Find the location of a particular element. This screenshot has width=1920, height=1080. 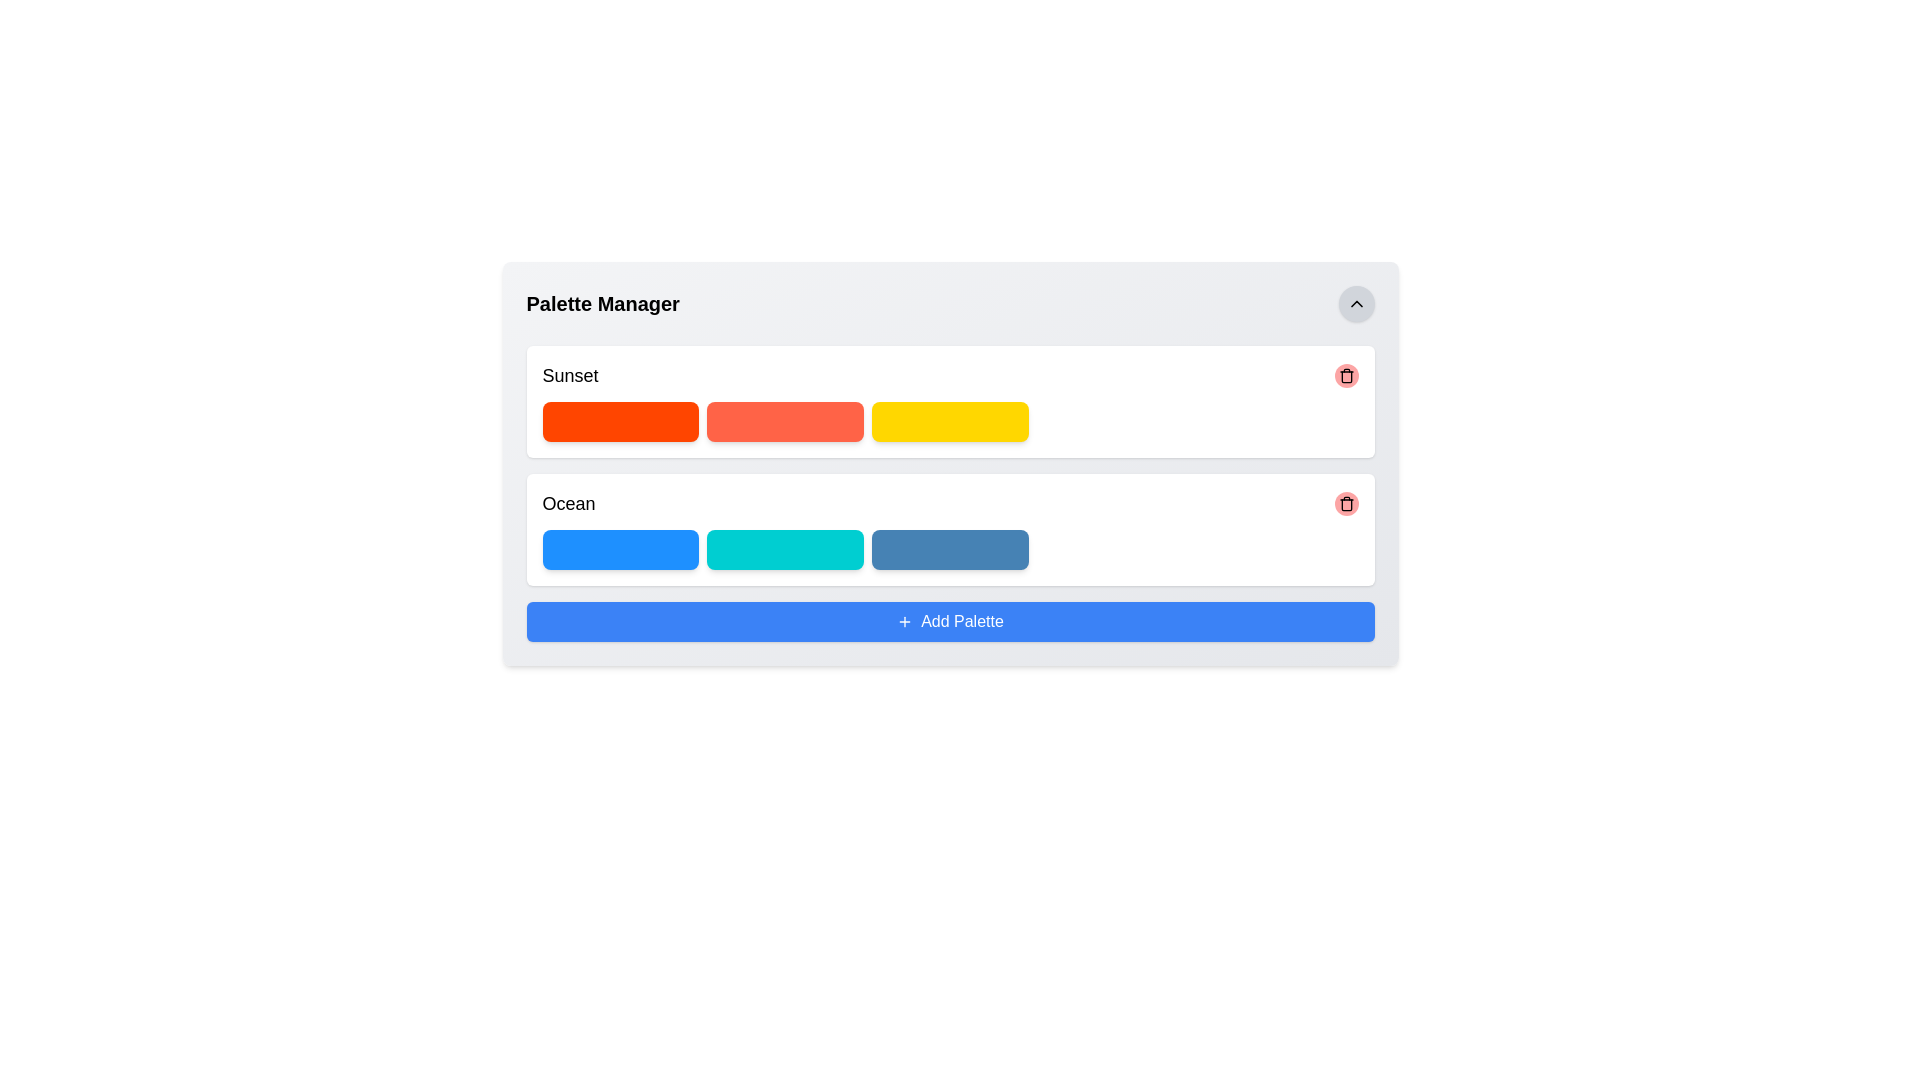

the 'Add Palette' button, which is a horizontally elongated button with rounded corners, blue background, and white text, located at the bottom of the group interface is located at coordinates (949, 620).